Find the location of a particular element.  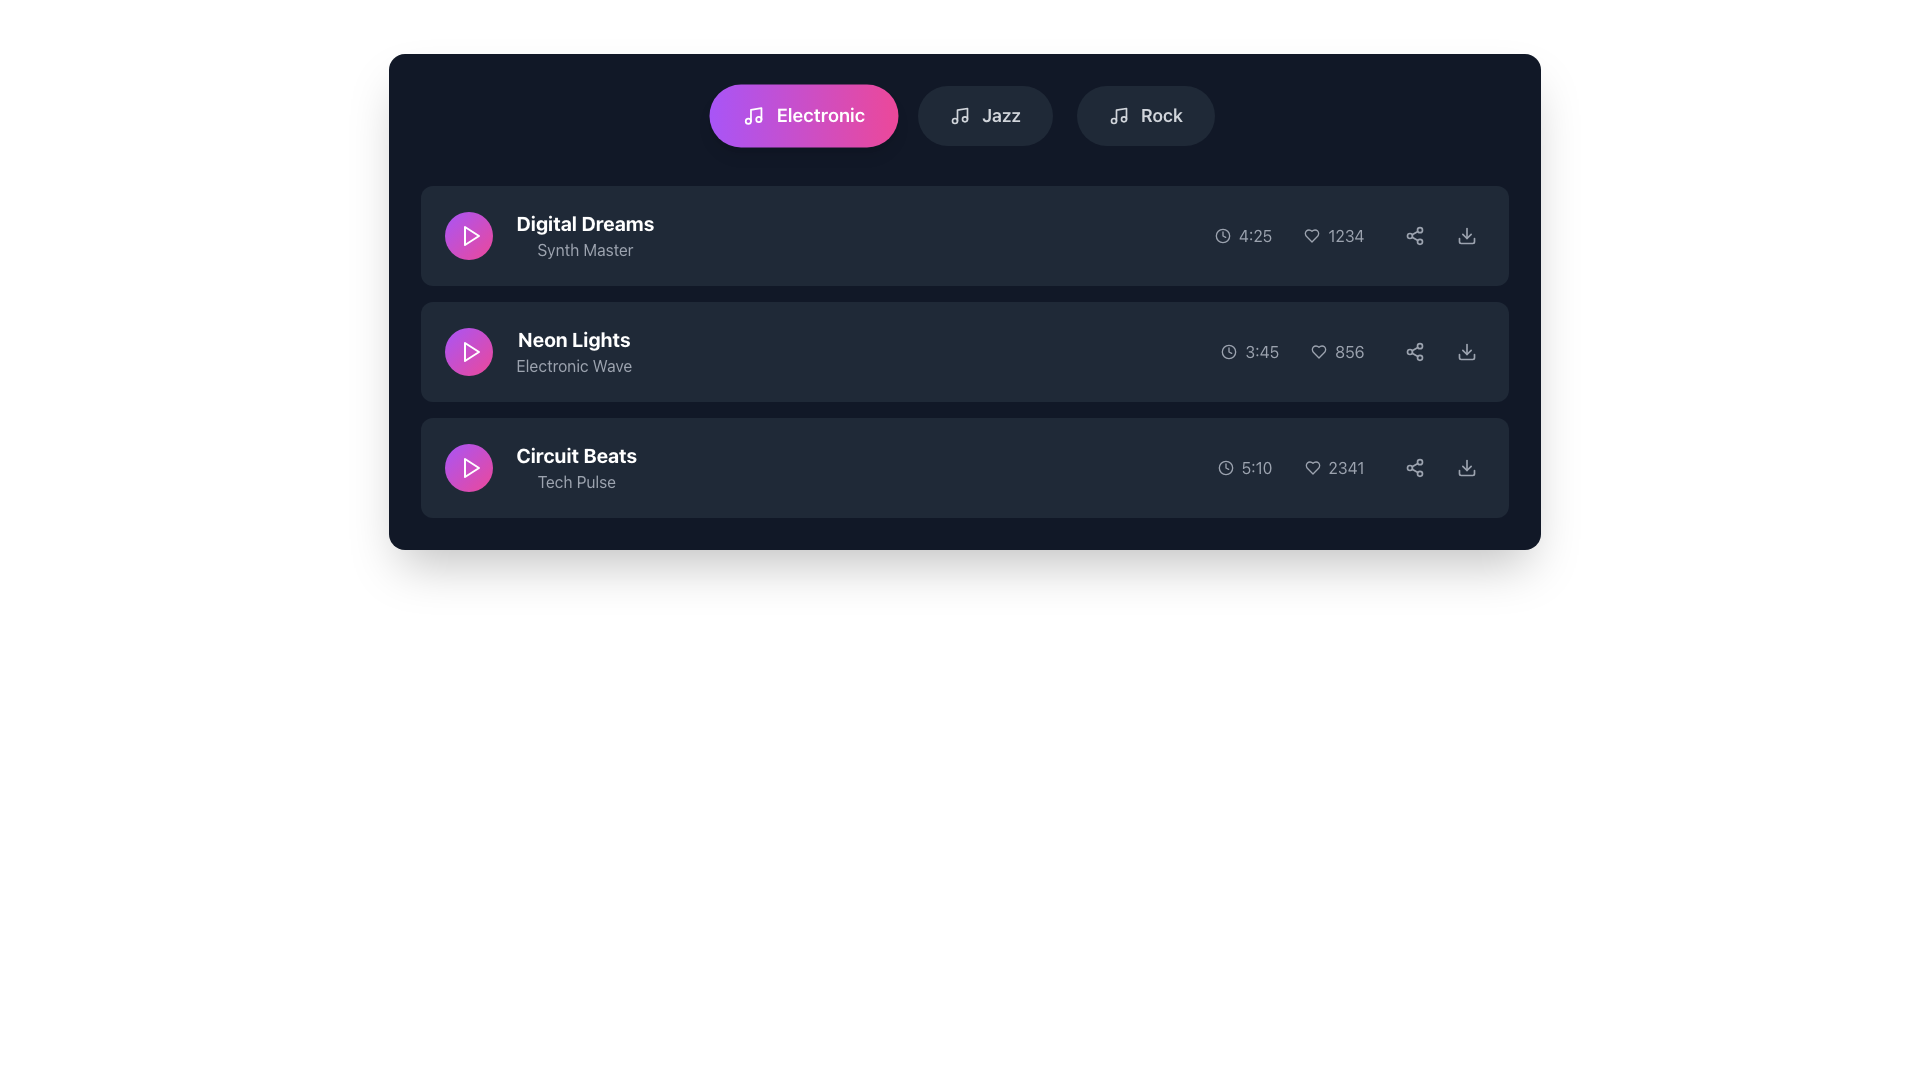

the share button located in the lower-right corner of the row for the track 'Circuit Beats' in the music player interface is located at coordinates (1413, 467).